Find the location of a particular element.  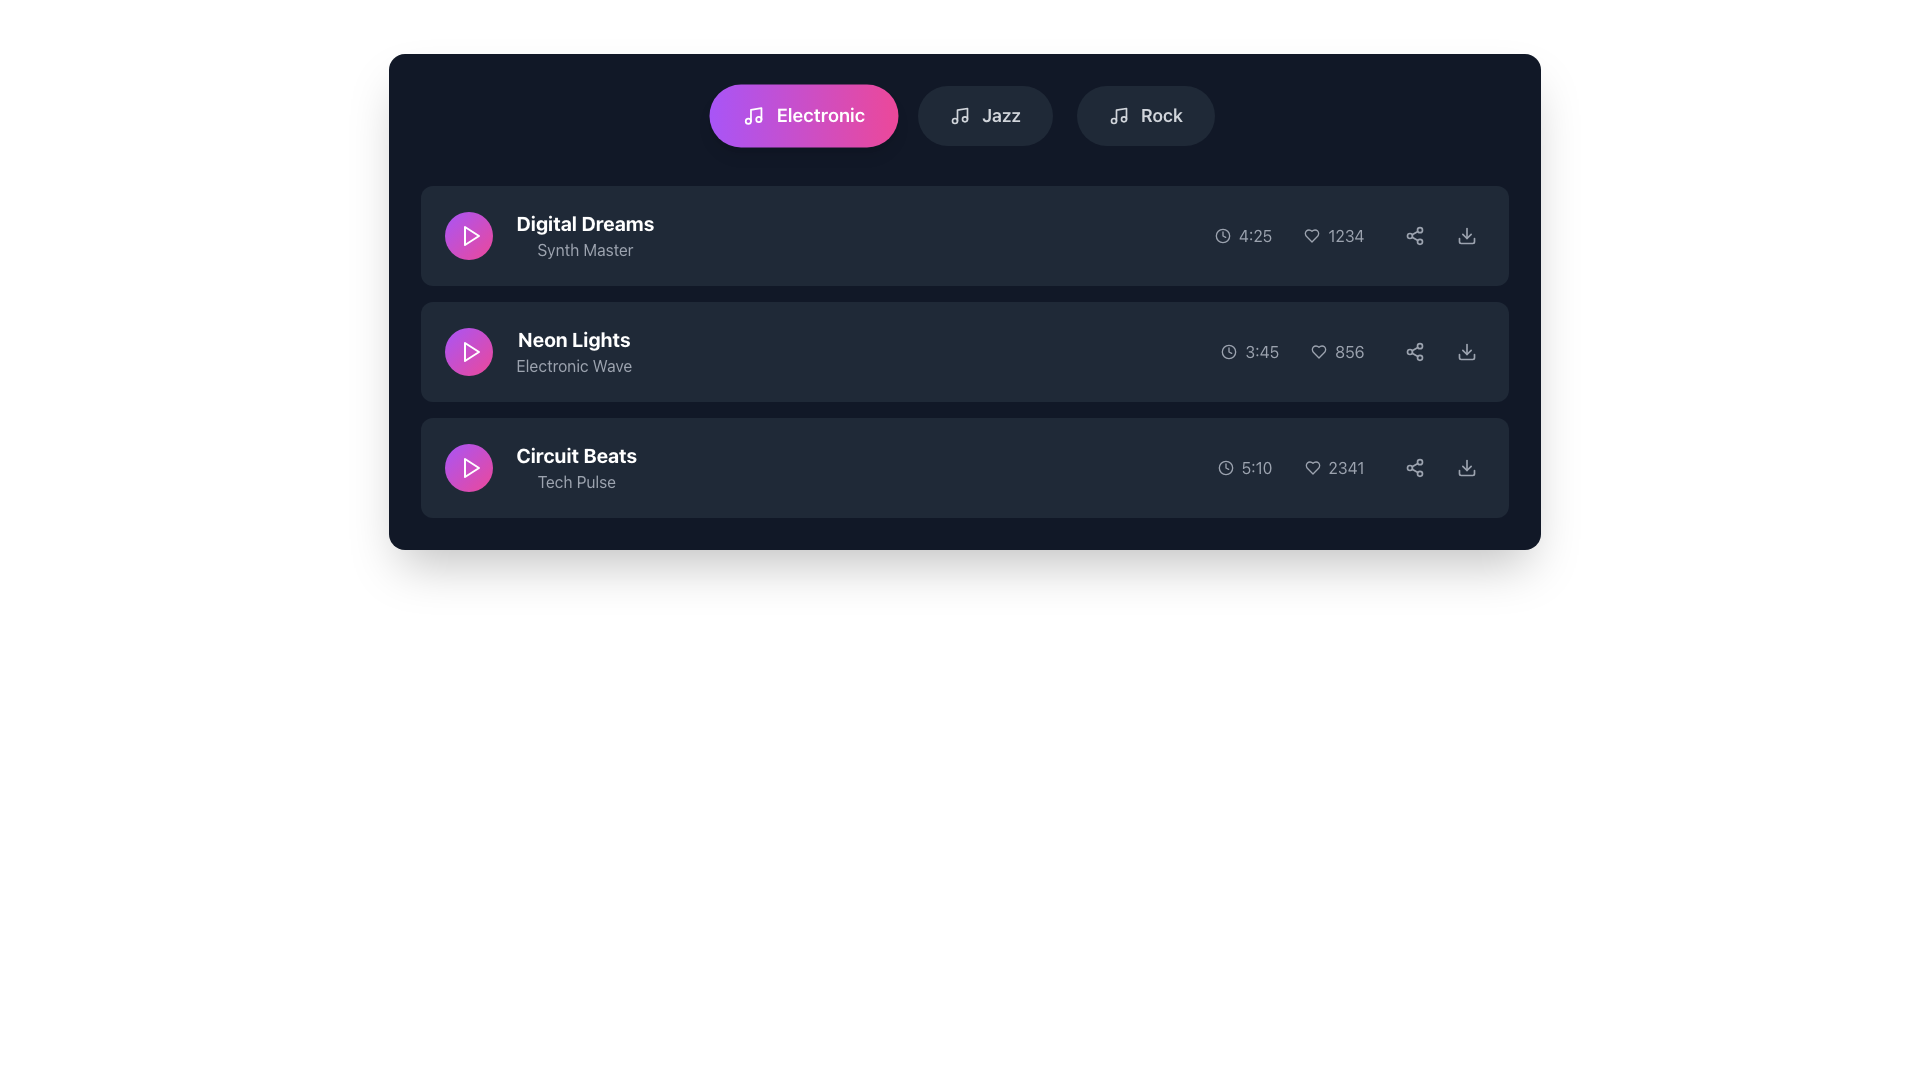

the share button located in the lower-right corner of the row for the track 'Circuit Beats' in the music player interface is located at coordinates (1413, 467).